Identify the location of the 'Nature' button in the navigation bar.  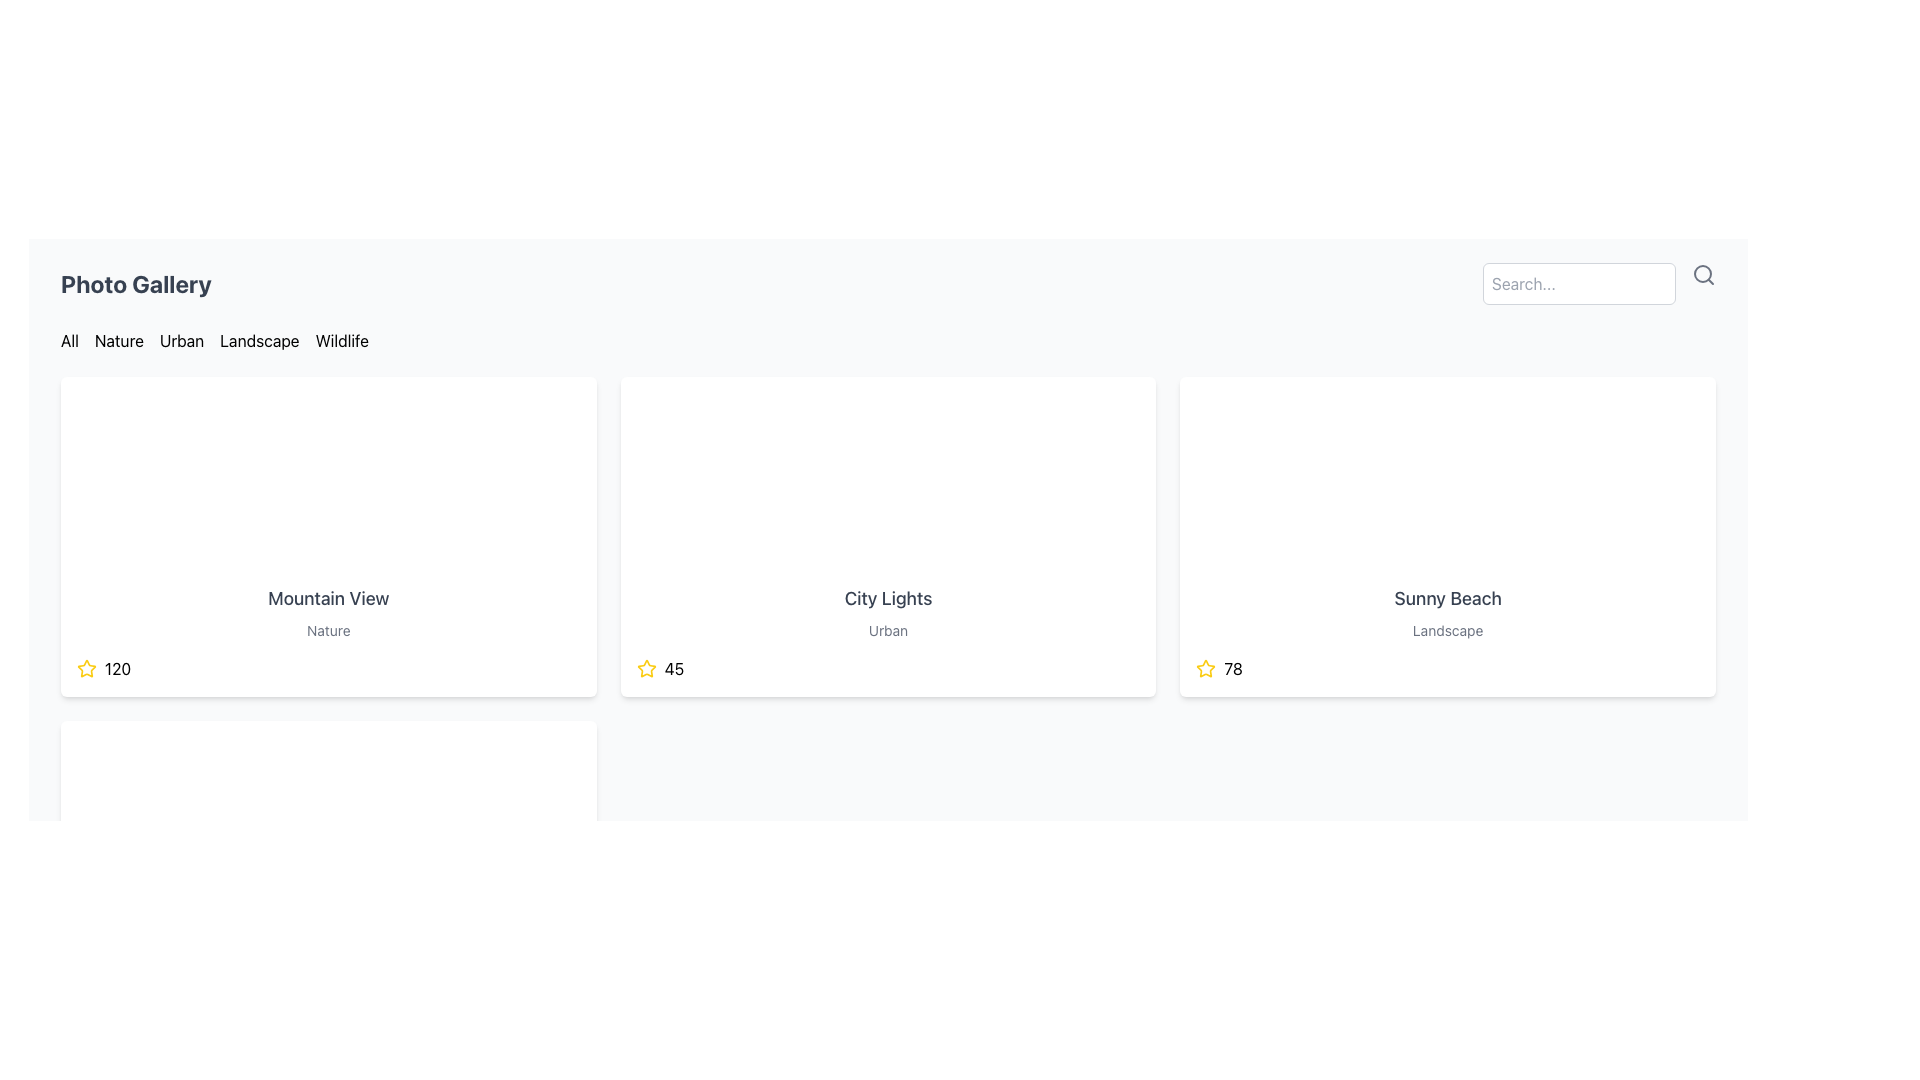
(118, 339).